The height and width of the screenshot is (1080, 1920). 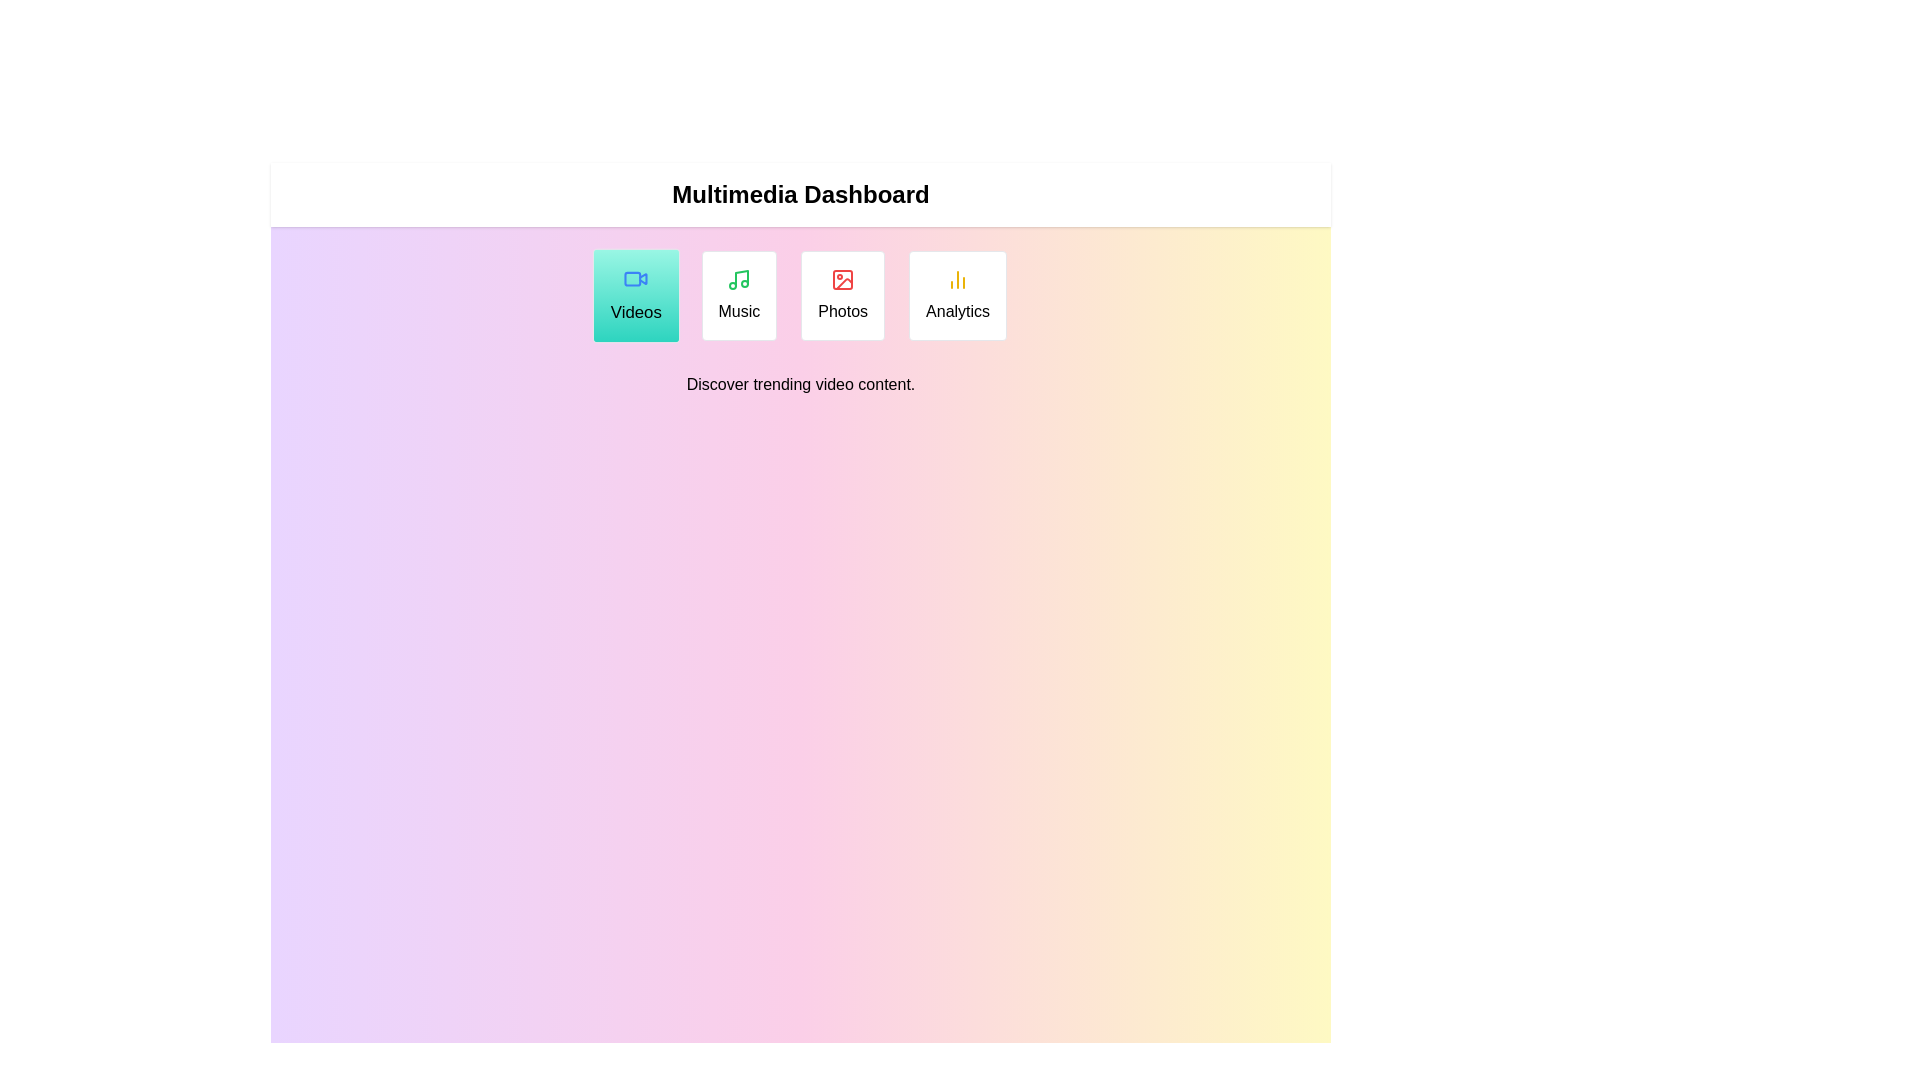 I want to click on the Photos tab, so click(x=843, y=296).